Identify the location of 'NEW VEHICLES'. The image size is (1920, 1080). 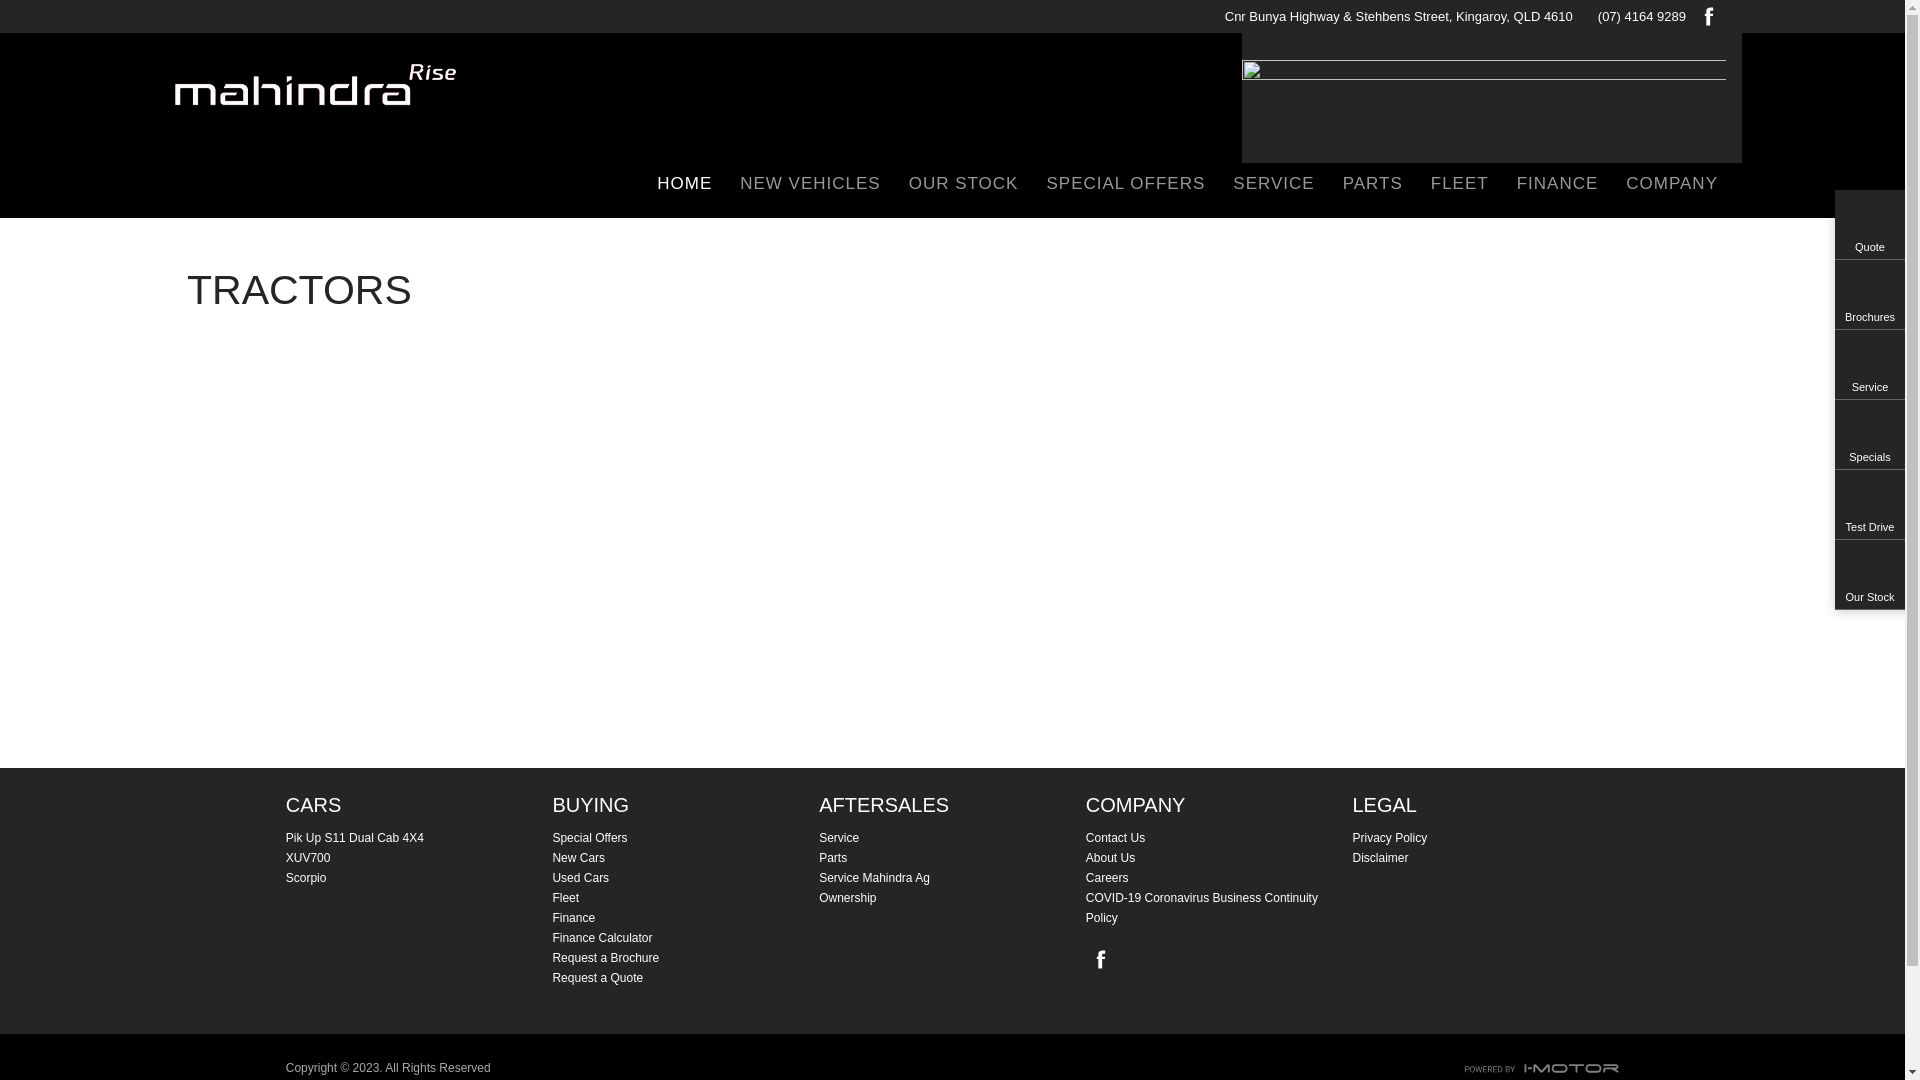
(810, 185).